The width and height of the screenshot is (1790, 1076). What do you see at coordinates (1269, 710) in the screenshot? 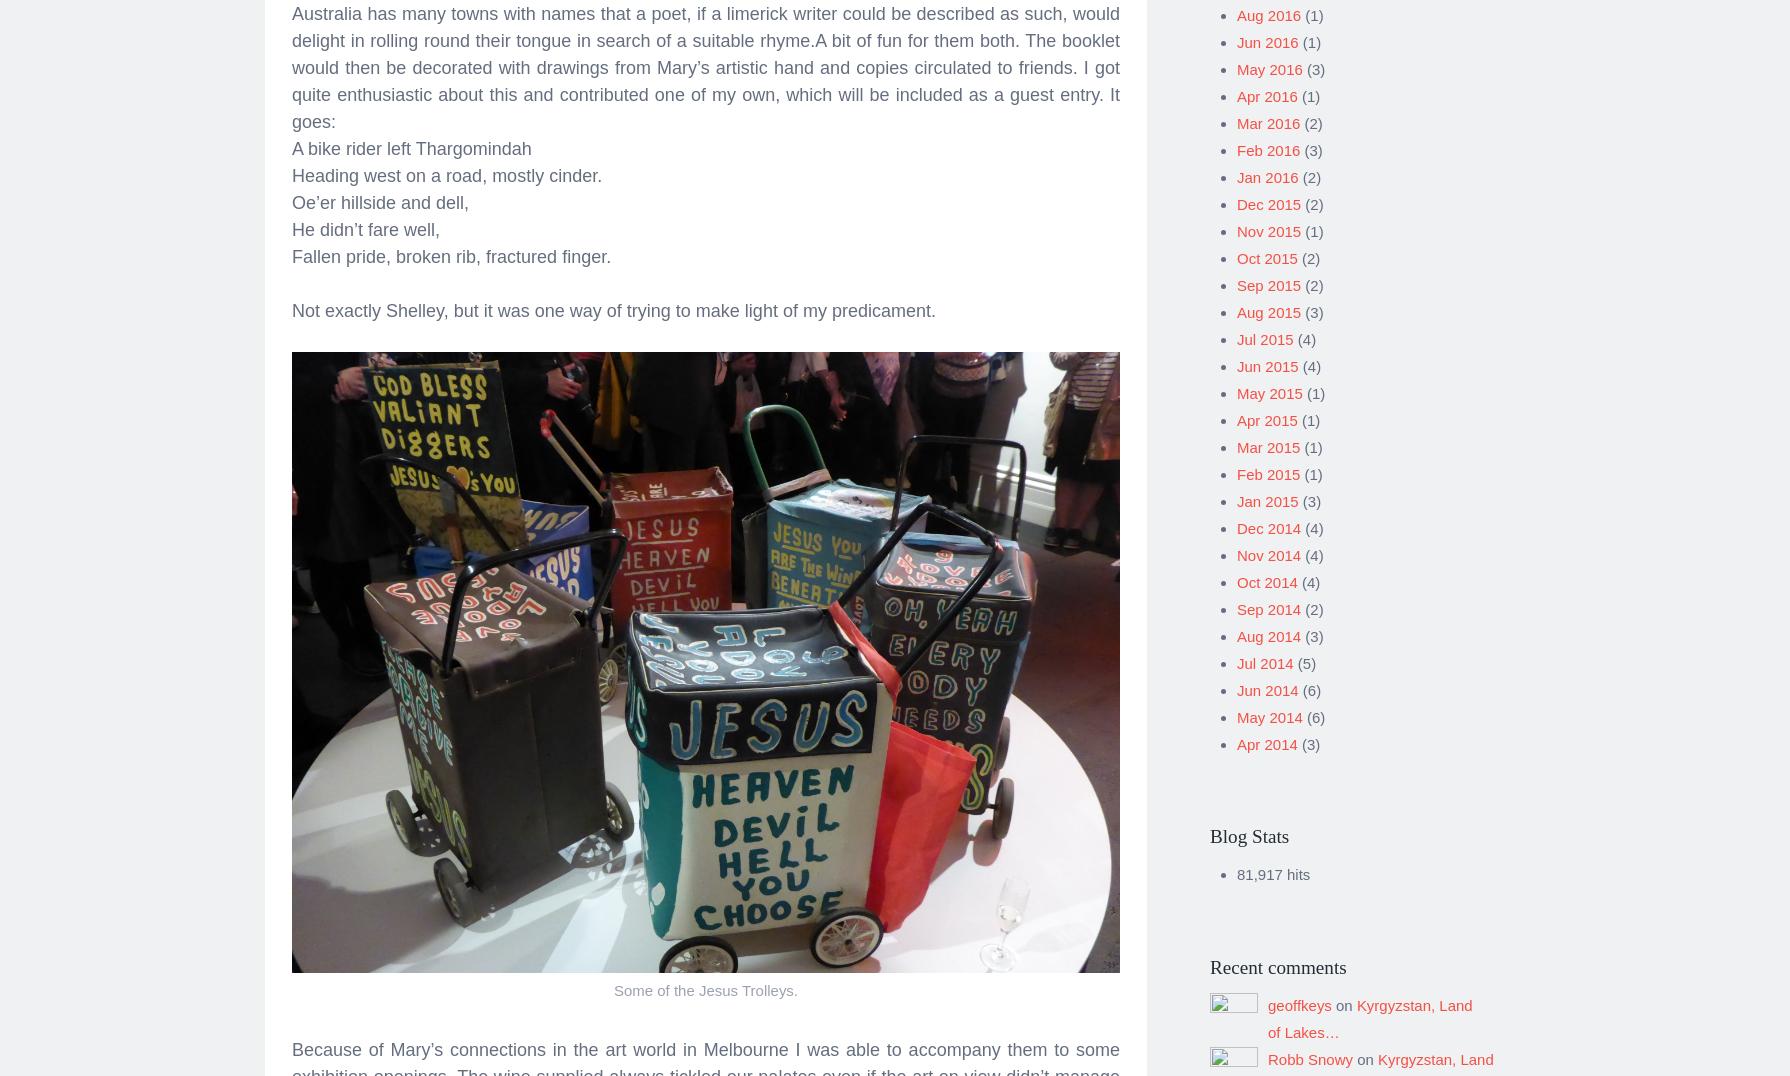
I see `'May 2014'` at bounding box center [1269, 710].